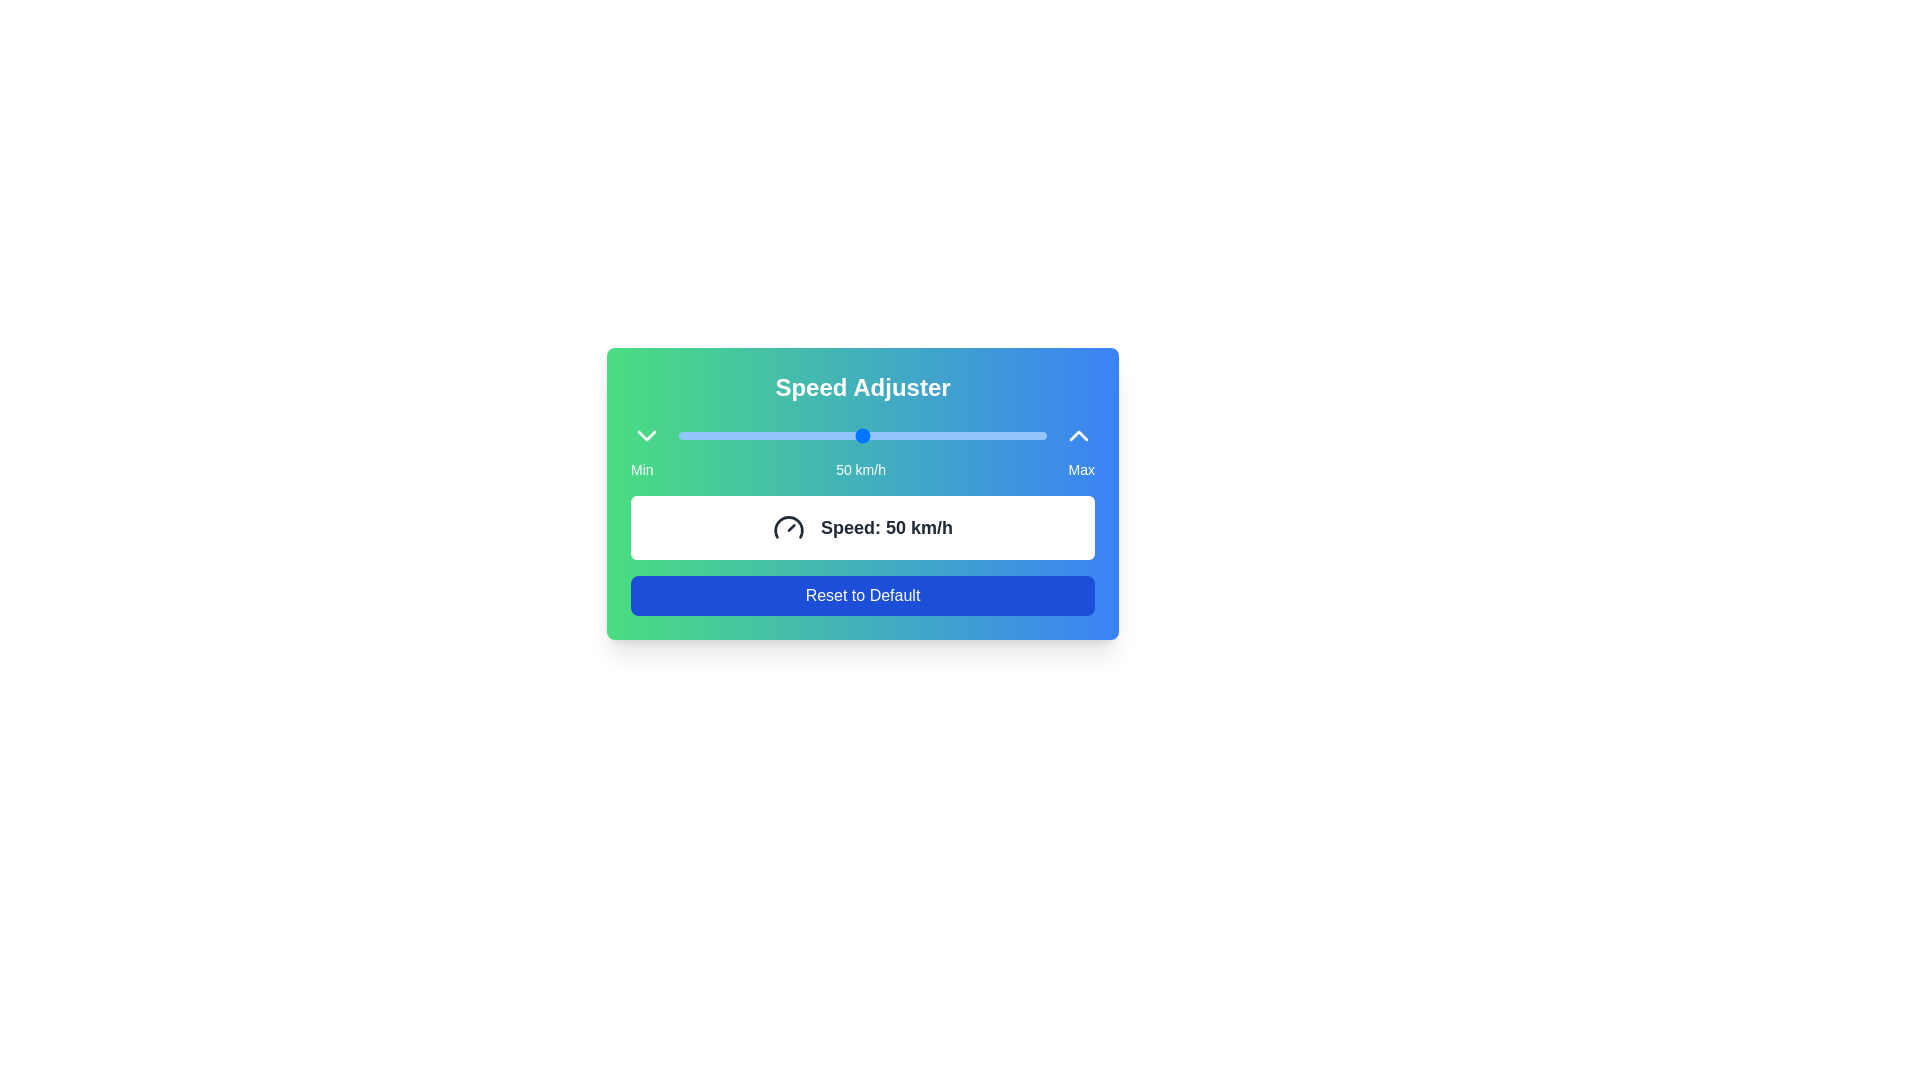 Image resolution: width=1920 pixels, height=1080 pixels. Describe the element at coordinates (690, 434) in the screenshot. I see `the slider value` at that location.